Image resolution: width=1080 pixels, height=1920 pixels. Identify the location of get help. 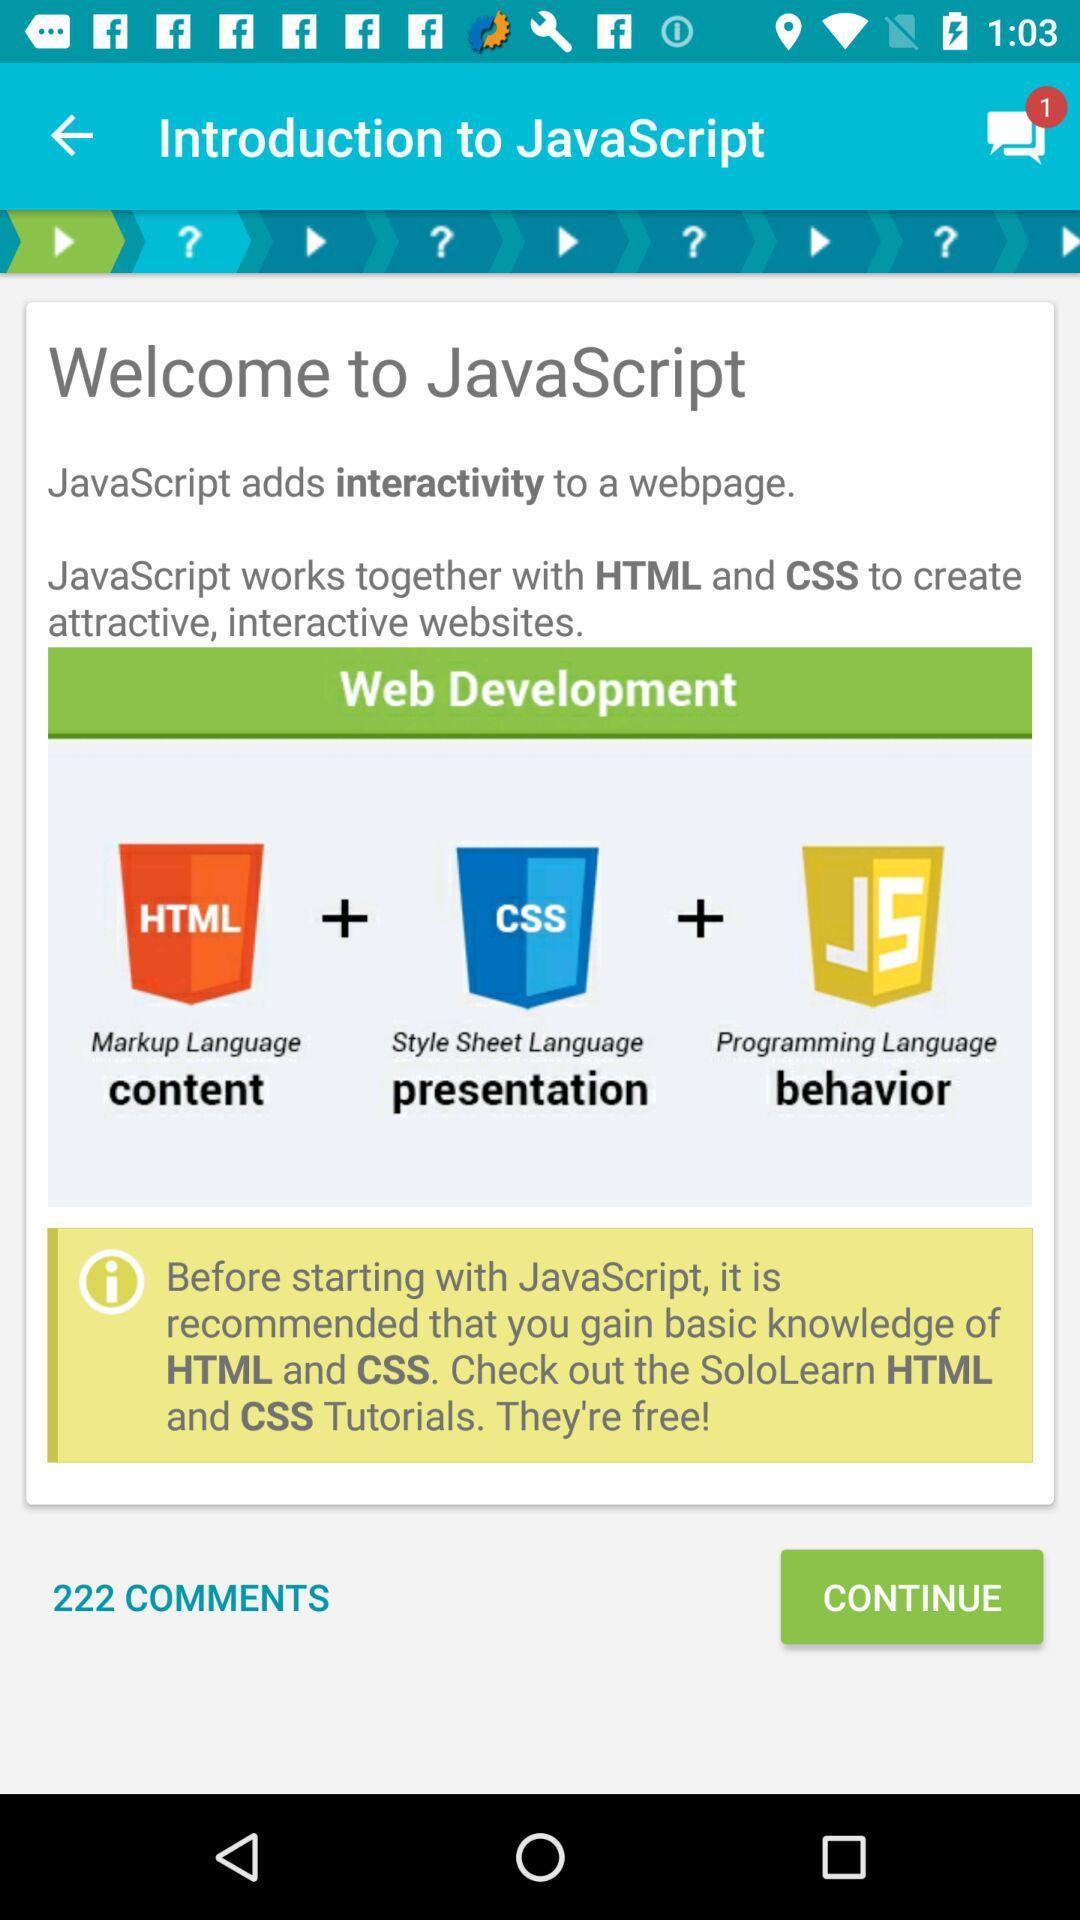
(439, 240).